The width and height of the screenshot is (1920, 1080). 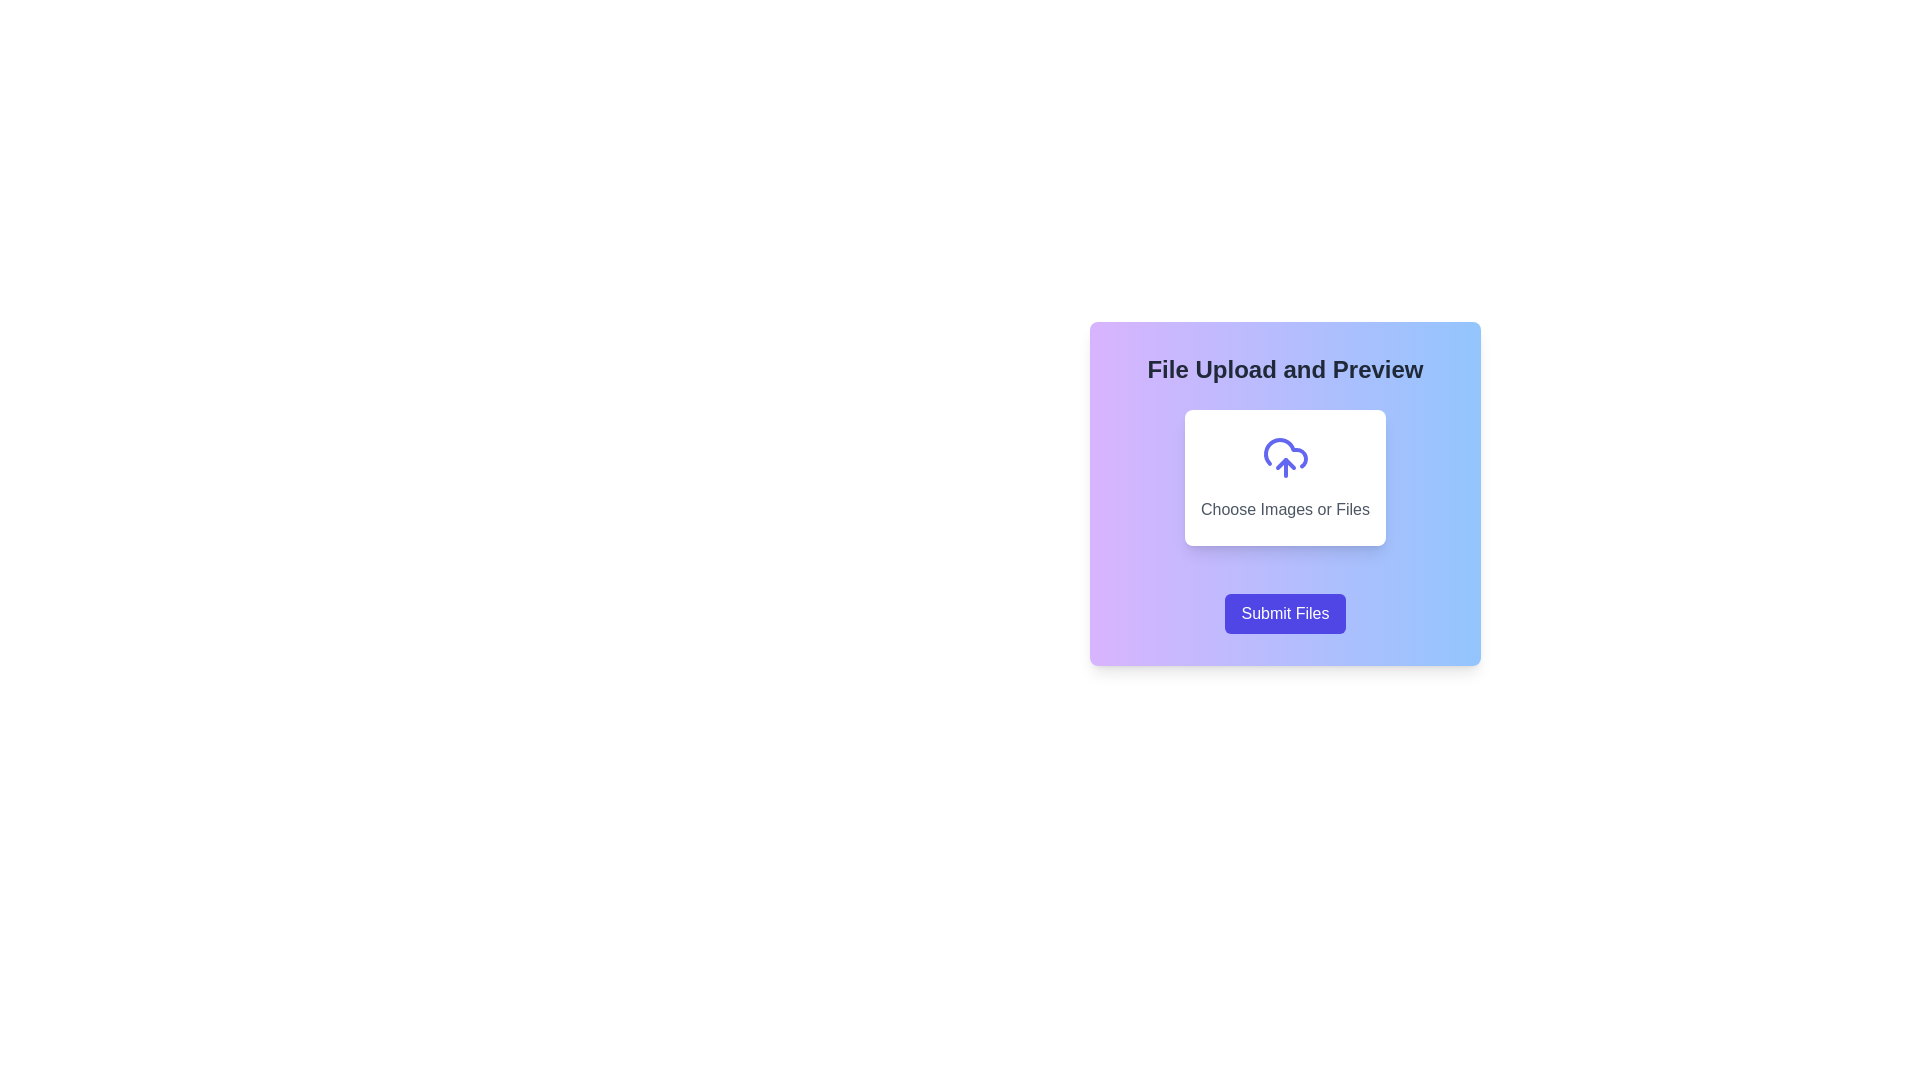 What do you see at coordinates (1285, 453) in the screenshot?
I see `the bottom-left rounded portion of the cloud icon within the 'Choose Images or Files' card, which is part of the SVG graphic representing a cloud with an upward arrow` at bounding box center [1285, 453].